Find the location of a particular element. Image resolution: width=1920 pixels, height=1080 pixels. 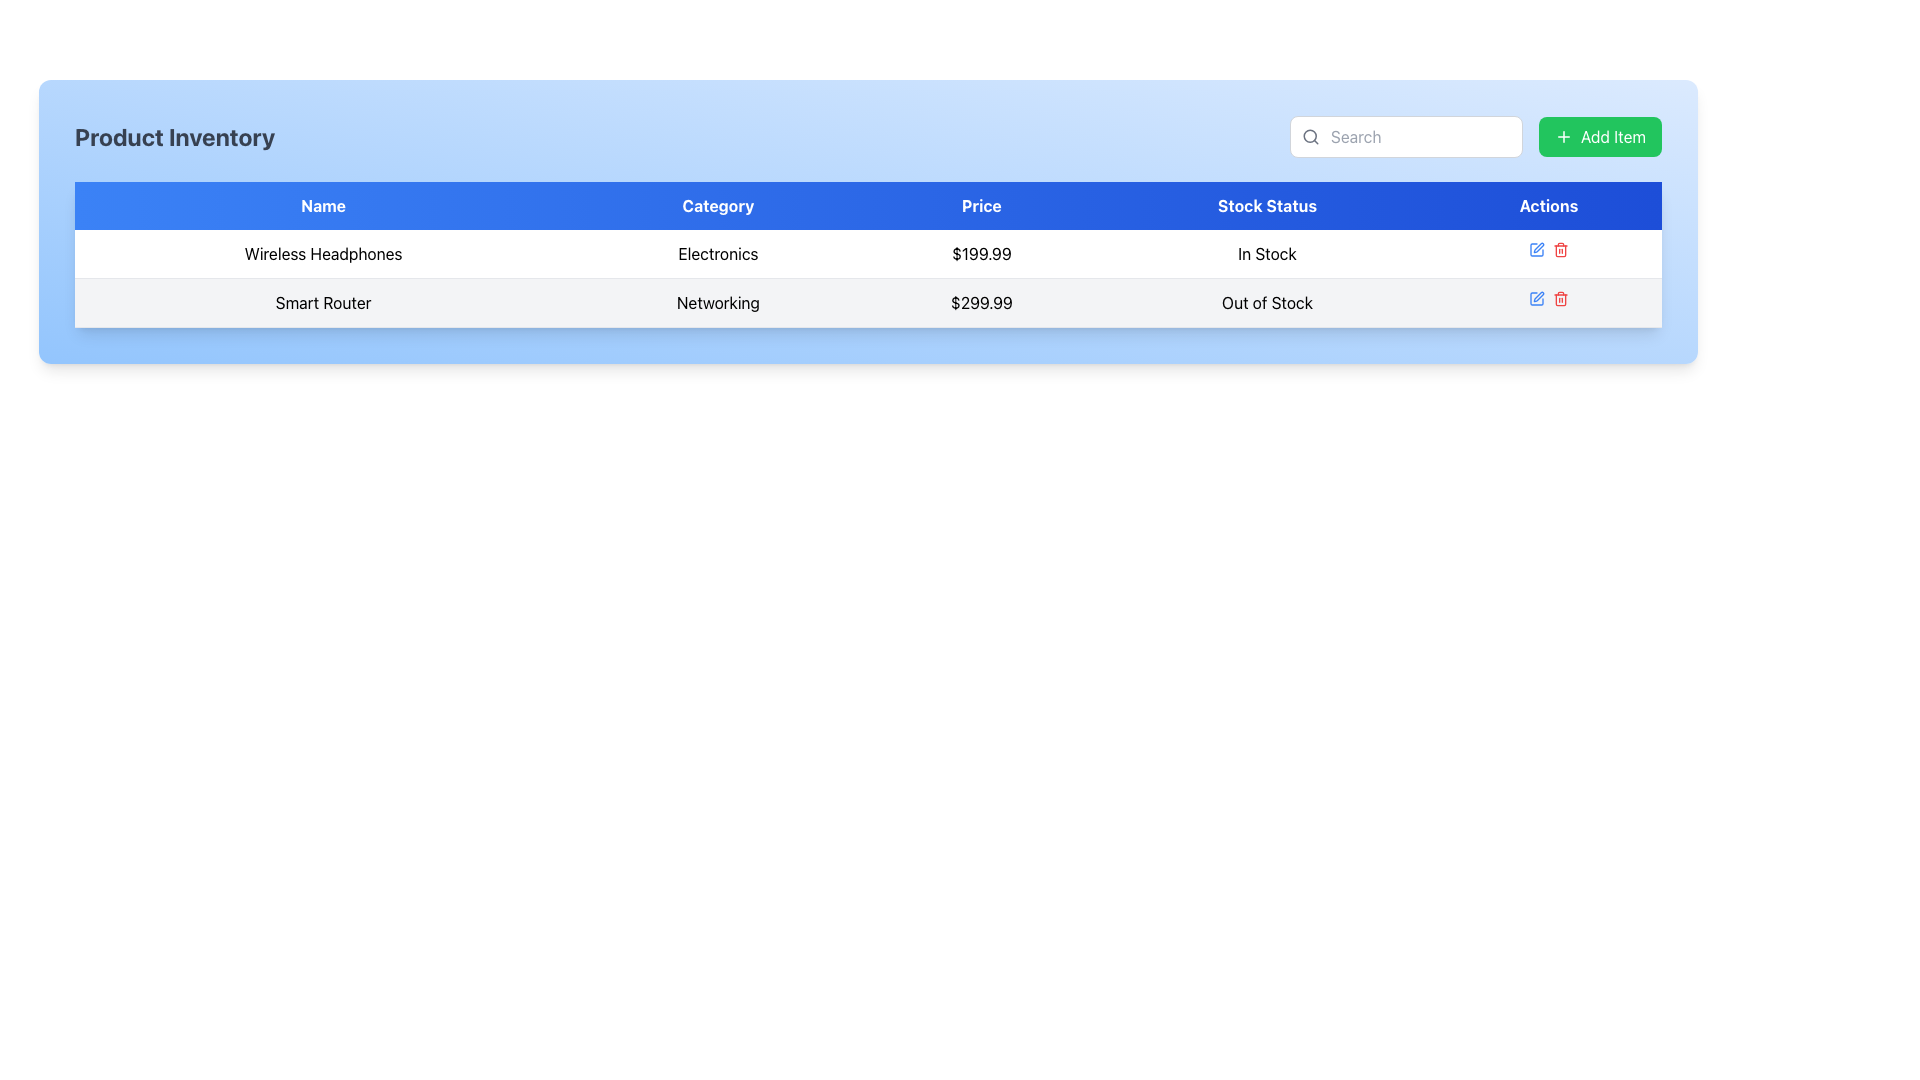

the static text header for the 'Category' column in the table, which is positioned between the 'Name' and 'Price' columns is located at coordinates (718, 205).